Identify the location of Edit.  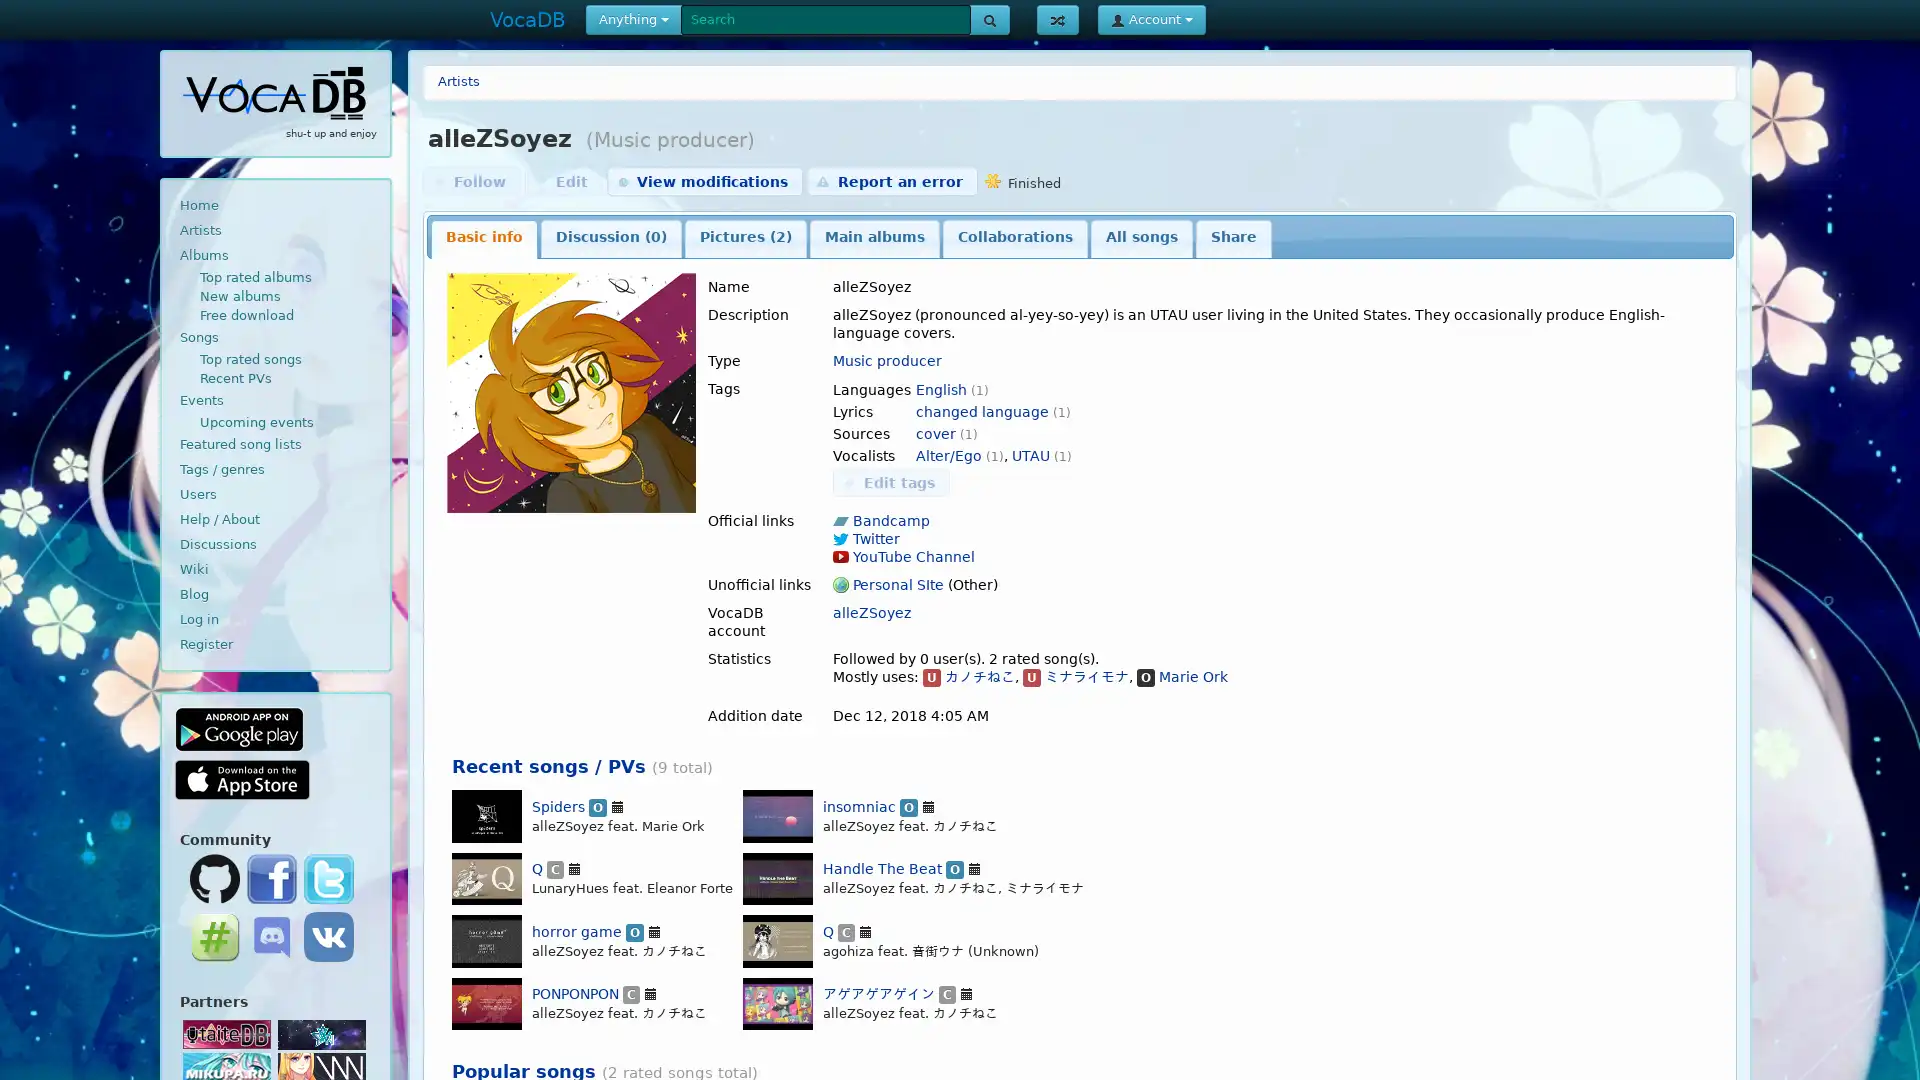
(562, 181).